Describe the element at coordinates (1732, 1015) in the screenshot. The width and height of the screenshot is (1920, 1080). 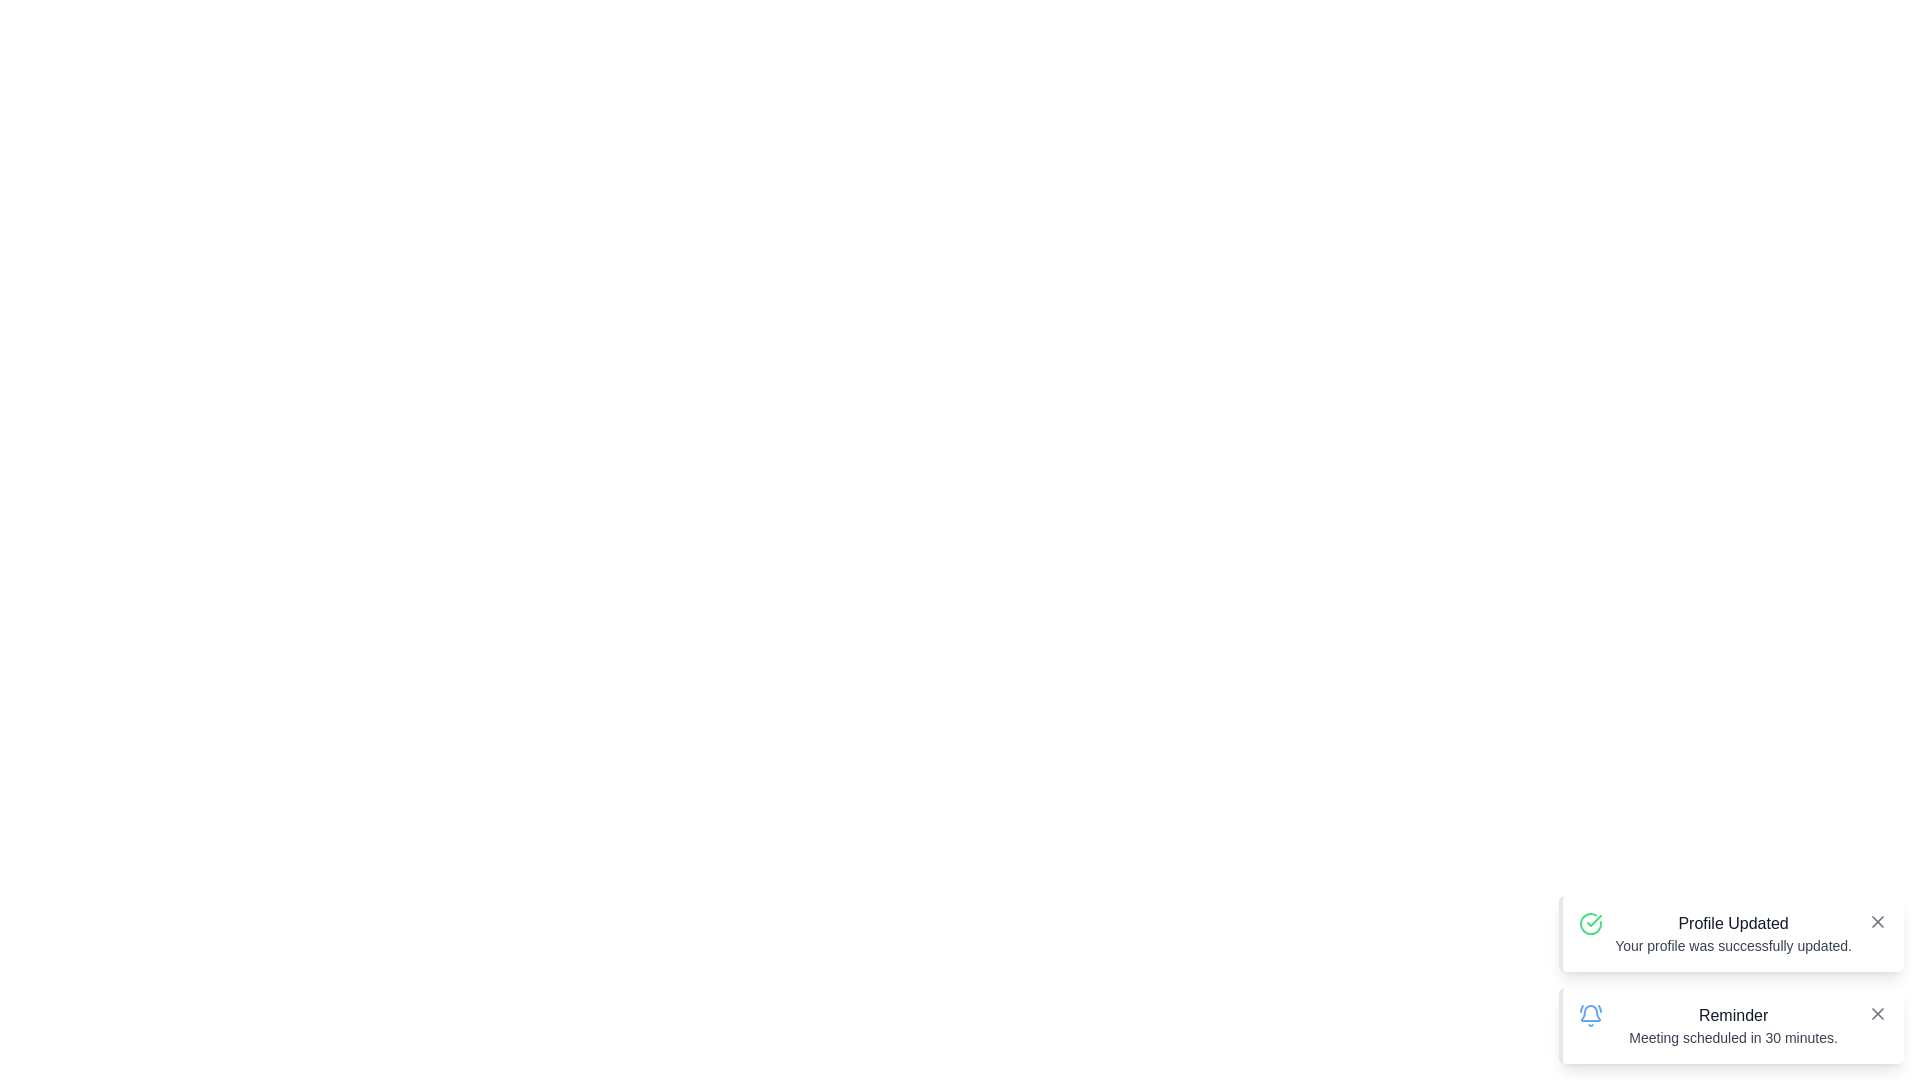
I see `the 'Reminder' text label, which is a medium-weight dark gray font heading within a notification card at the bottom-right corner of the interface` at that location.